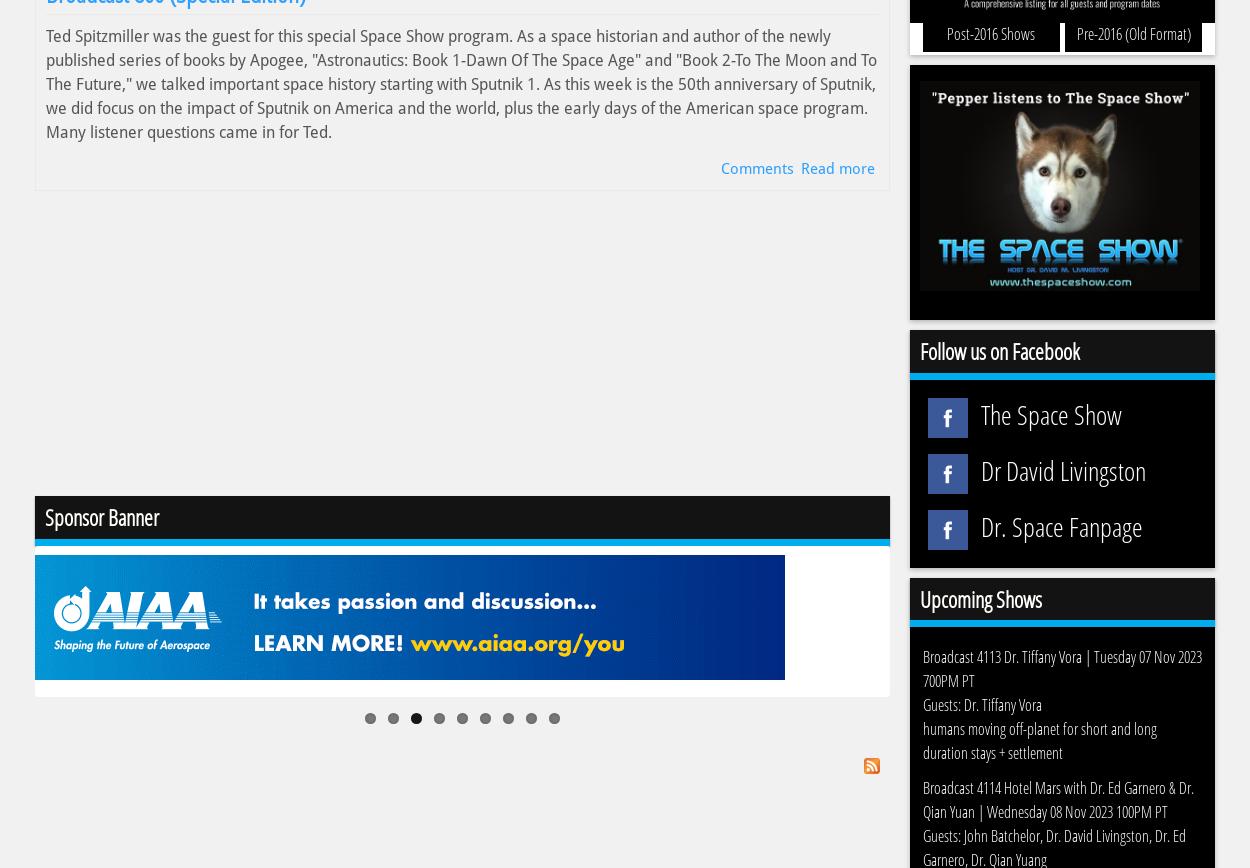 This screenshot has width=1250, height=868. I want to click on 'Dr. Tiffany Vora', so click(1003, 704).